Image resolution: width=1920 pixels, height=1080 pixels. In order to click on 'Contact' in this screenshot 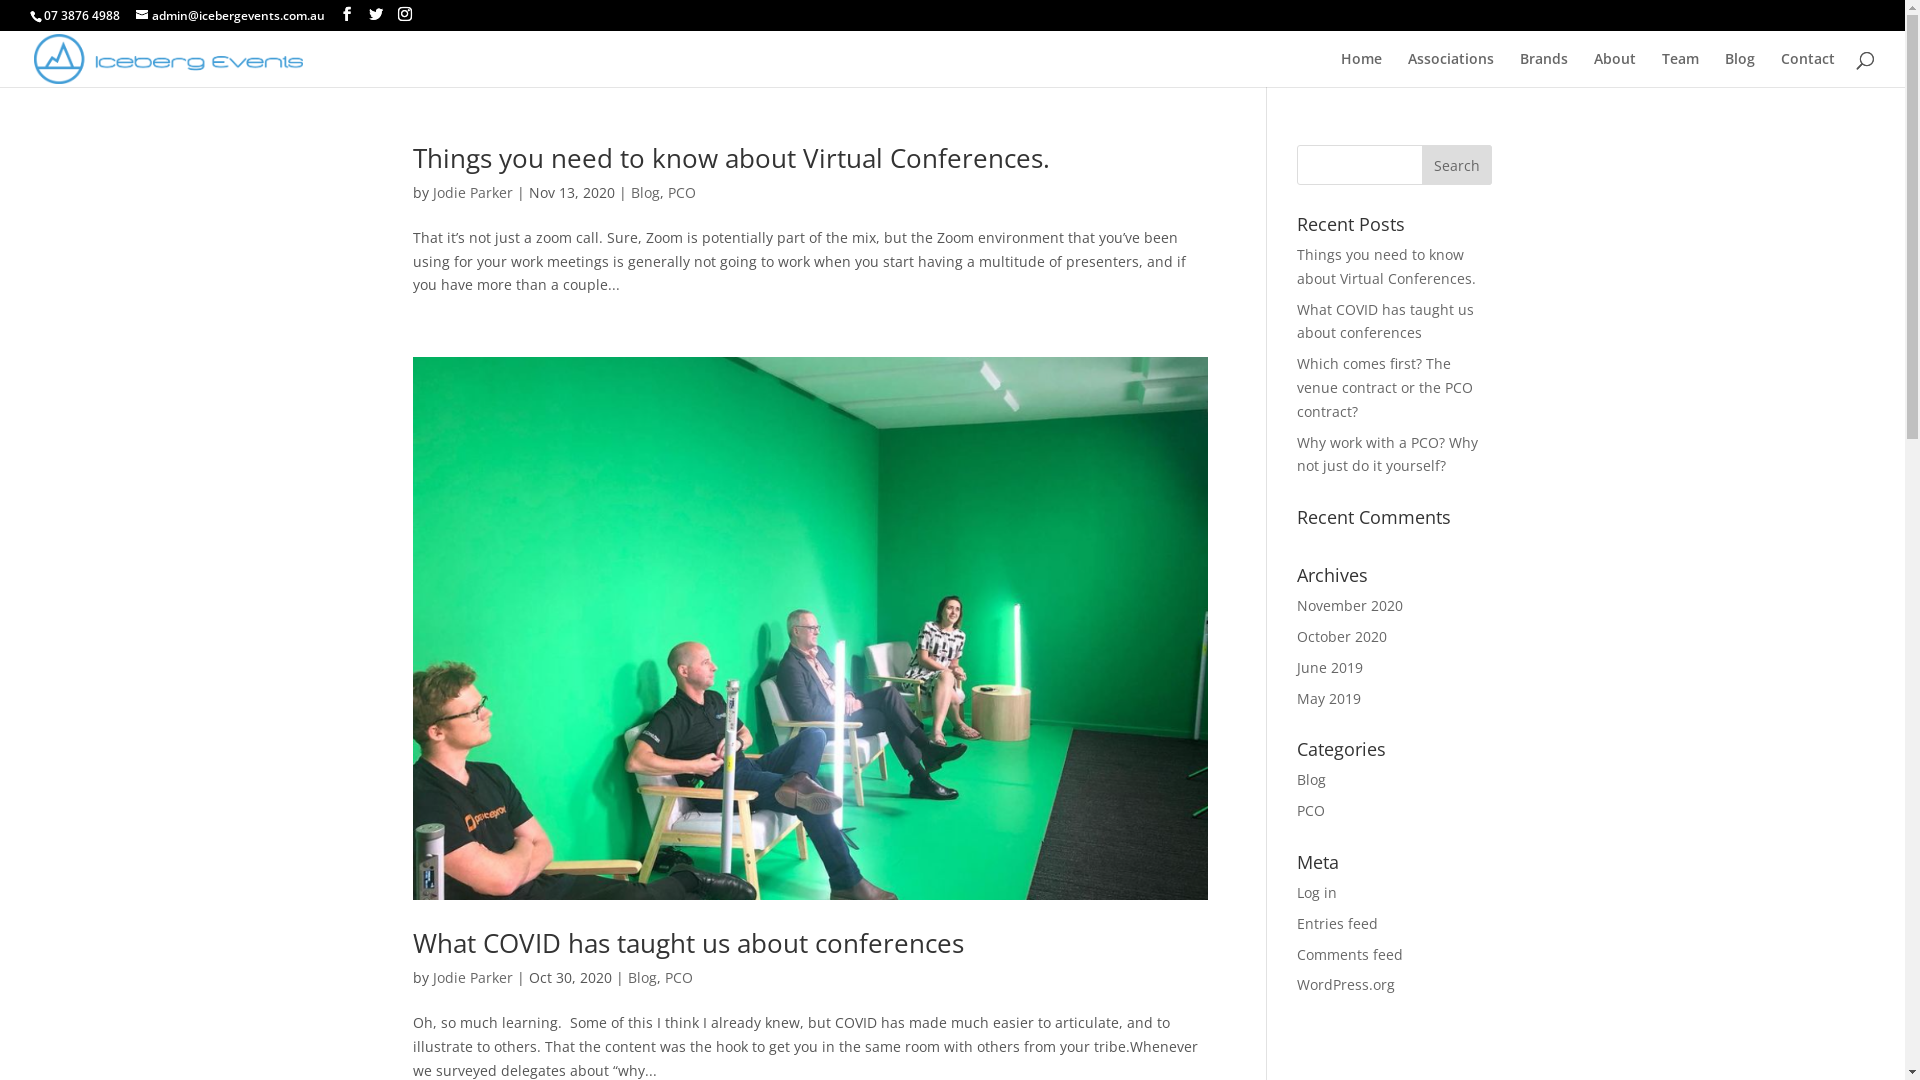, I will do `click(1808, 68)`.